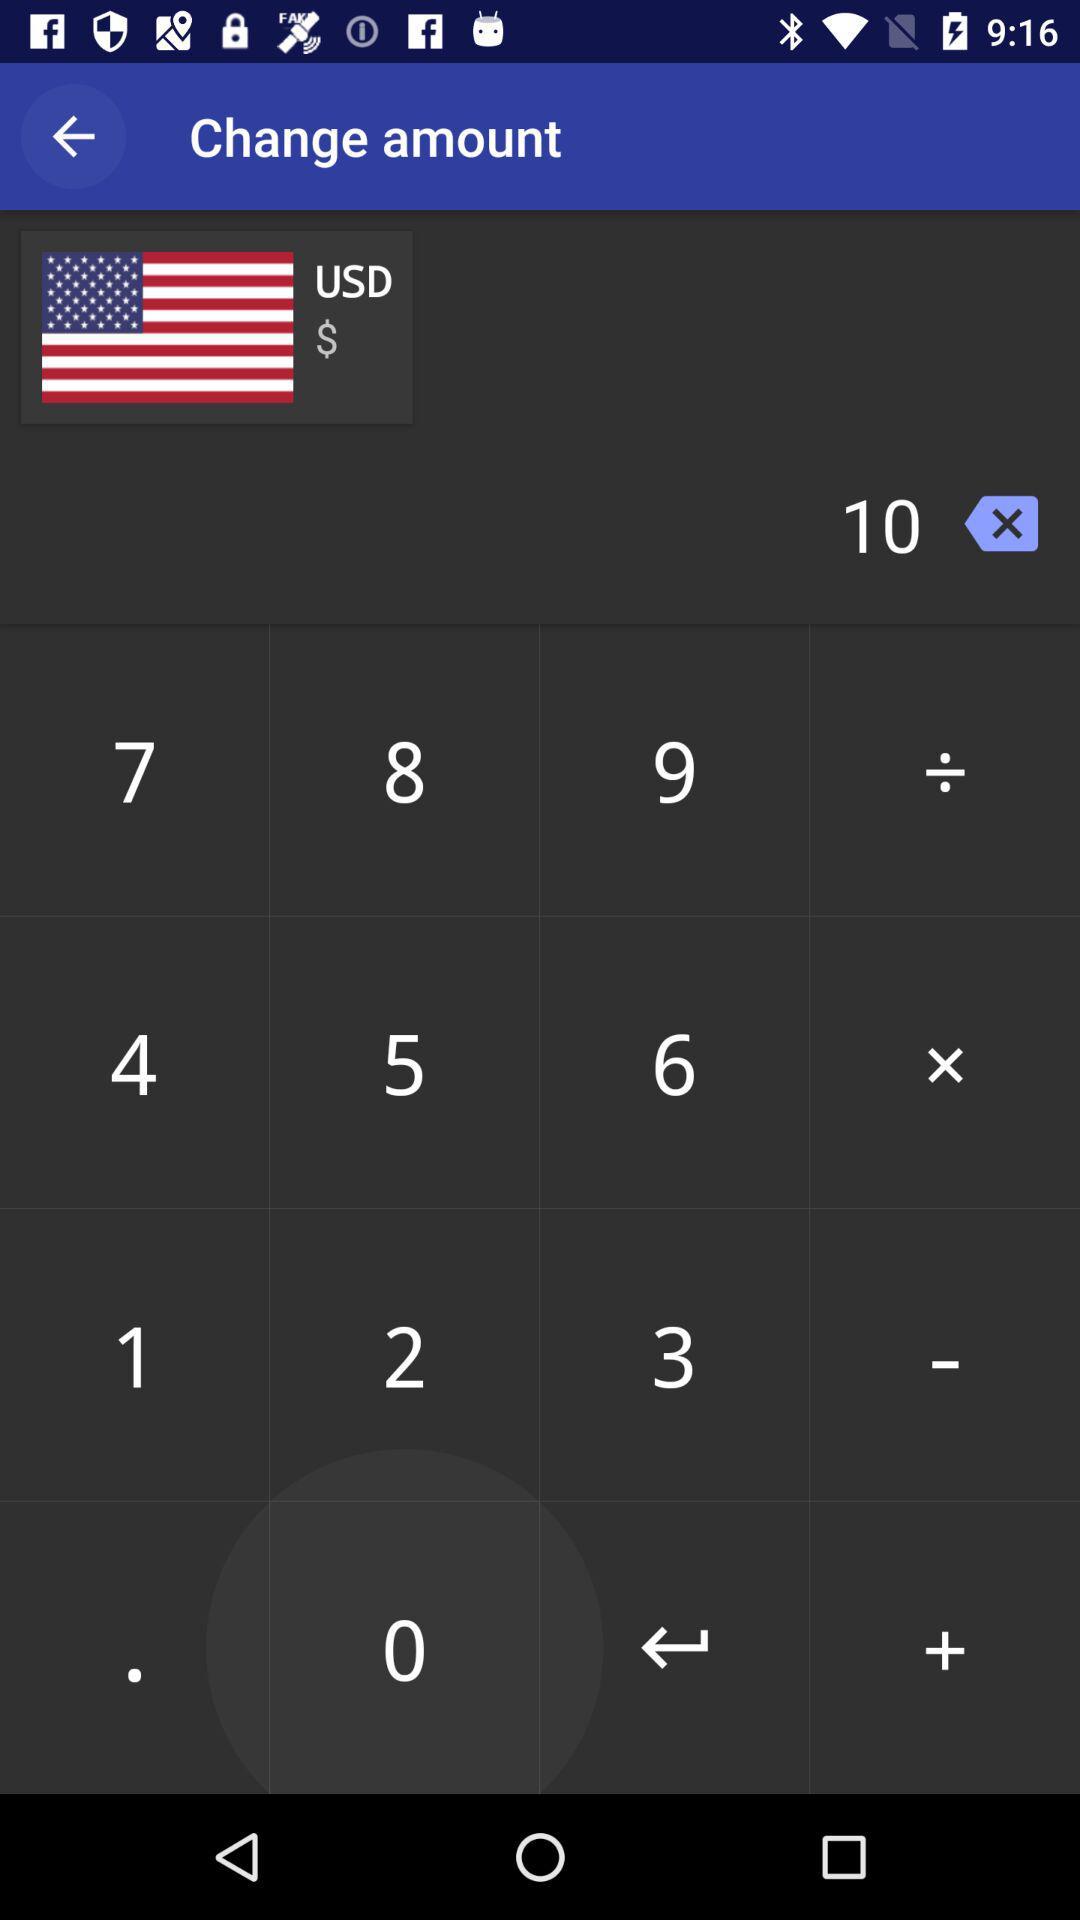  Describe the element at coordinates (404, 1354) in the screenshot. I see `the 2 icon` at that location.